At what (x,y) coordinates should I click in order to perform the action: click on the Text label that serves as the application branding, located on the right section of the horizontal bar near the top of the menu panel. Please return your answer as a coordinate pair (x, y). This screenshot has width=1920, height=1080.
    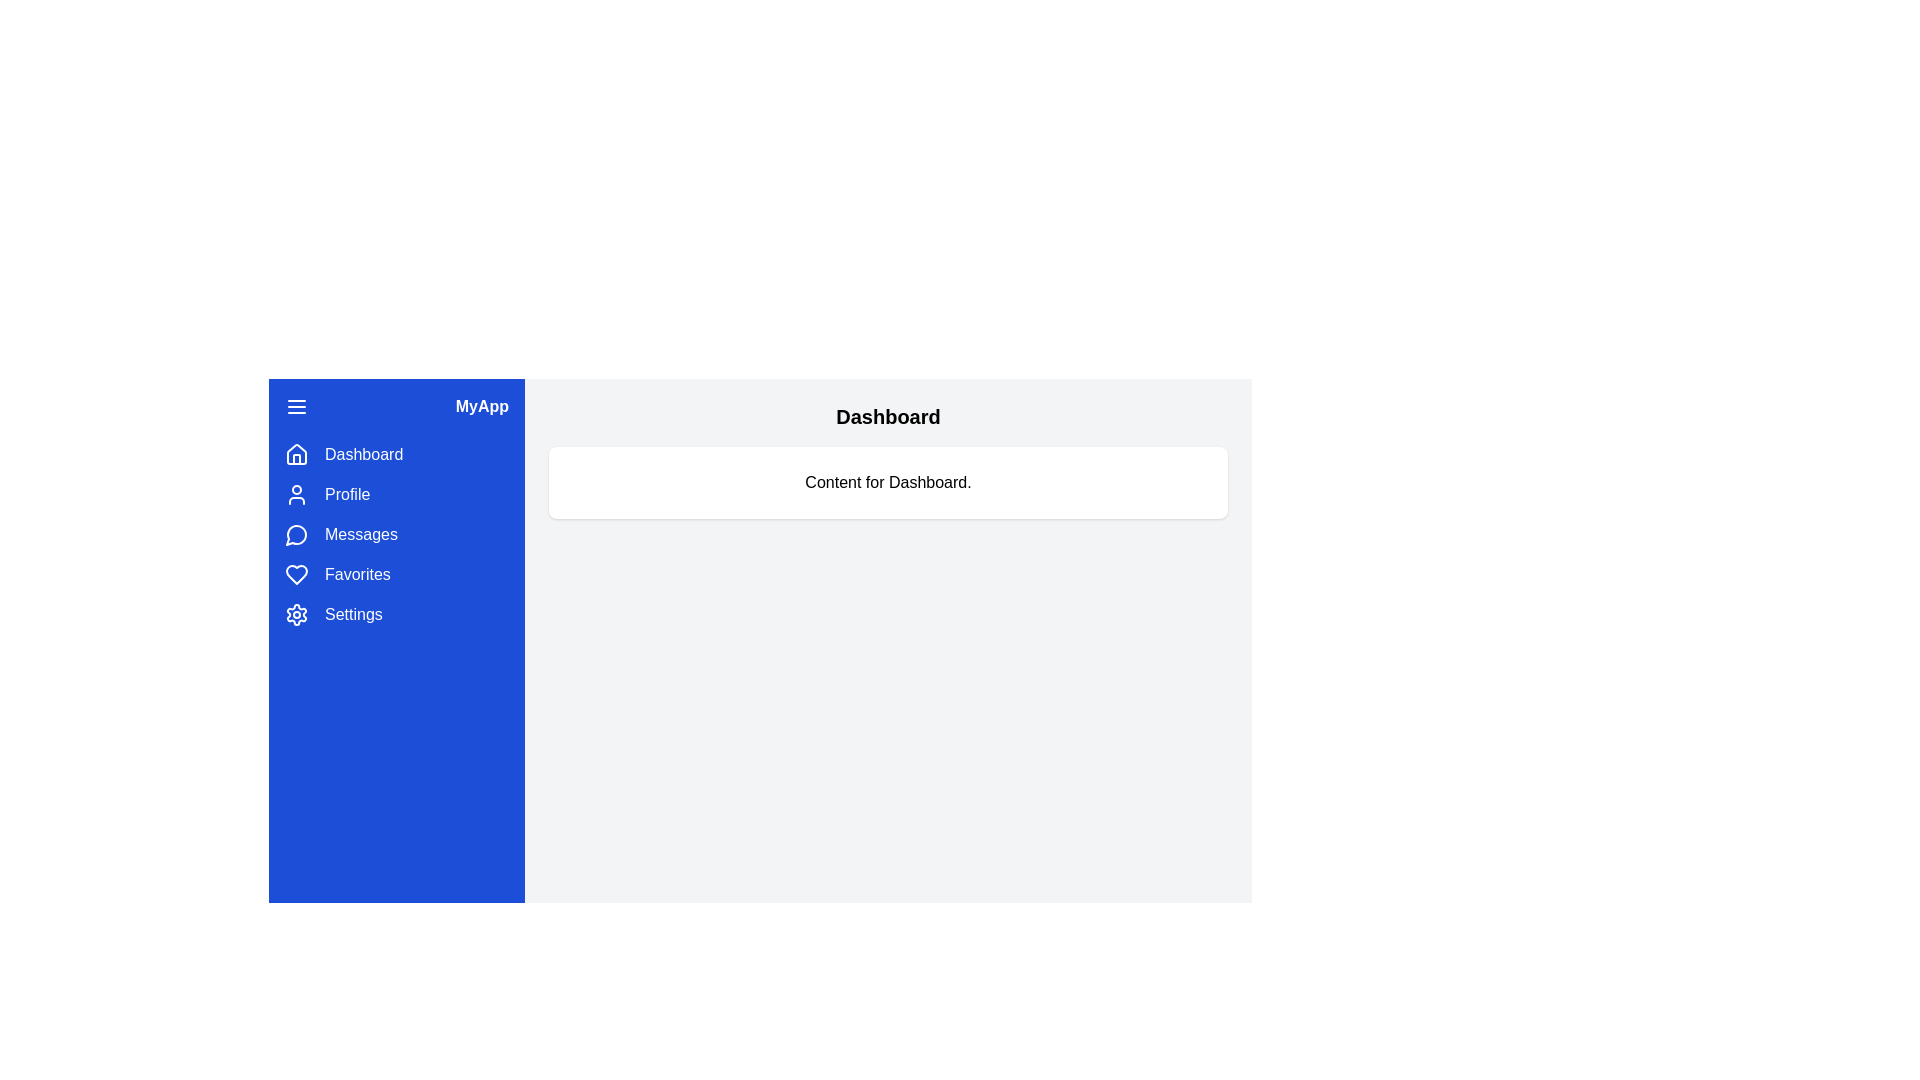
    Looking at the image, I should click on (482, 406).